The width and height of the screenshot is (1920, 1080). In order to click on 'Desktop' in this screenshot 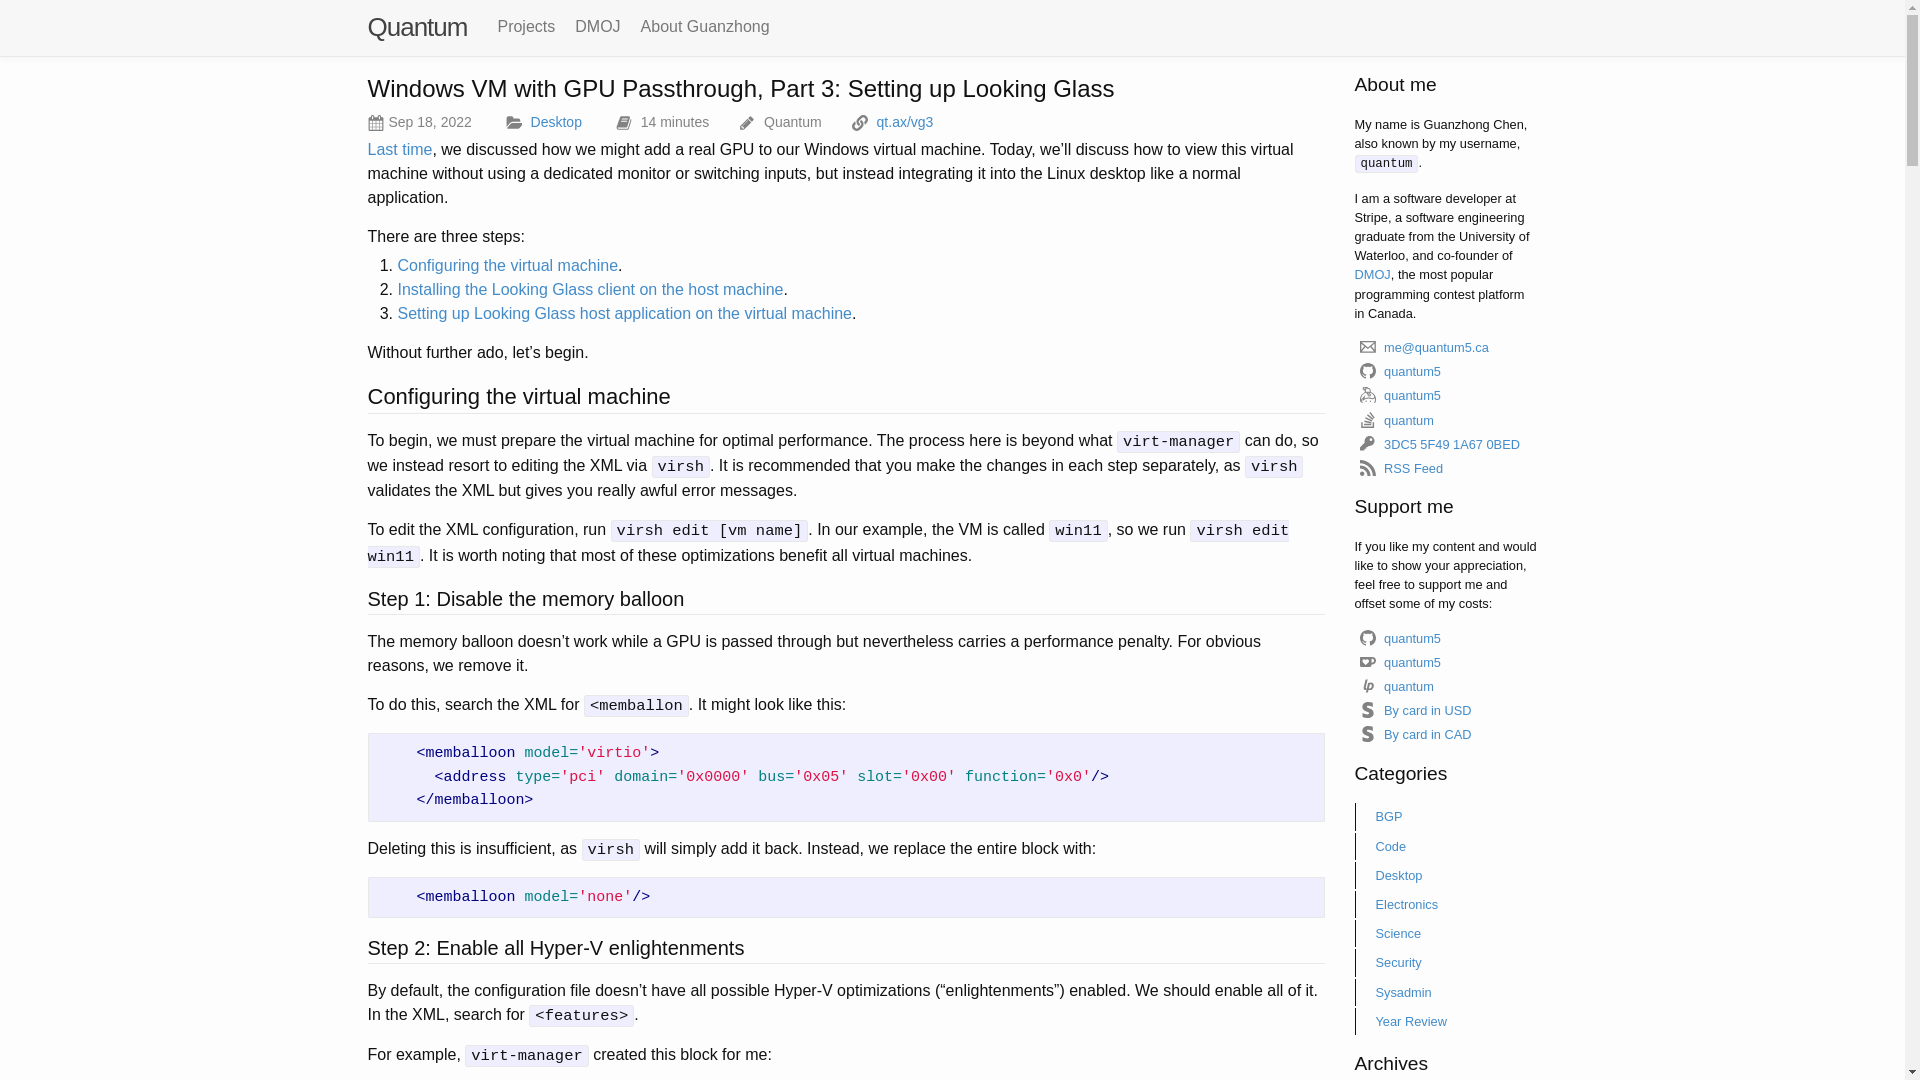, I will do `click(556, 122)`.